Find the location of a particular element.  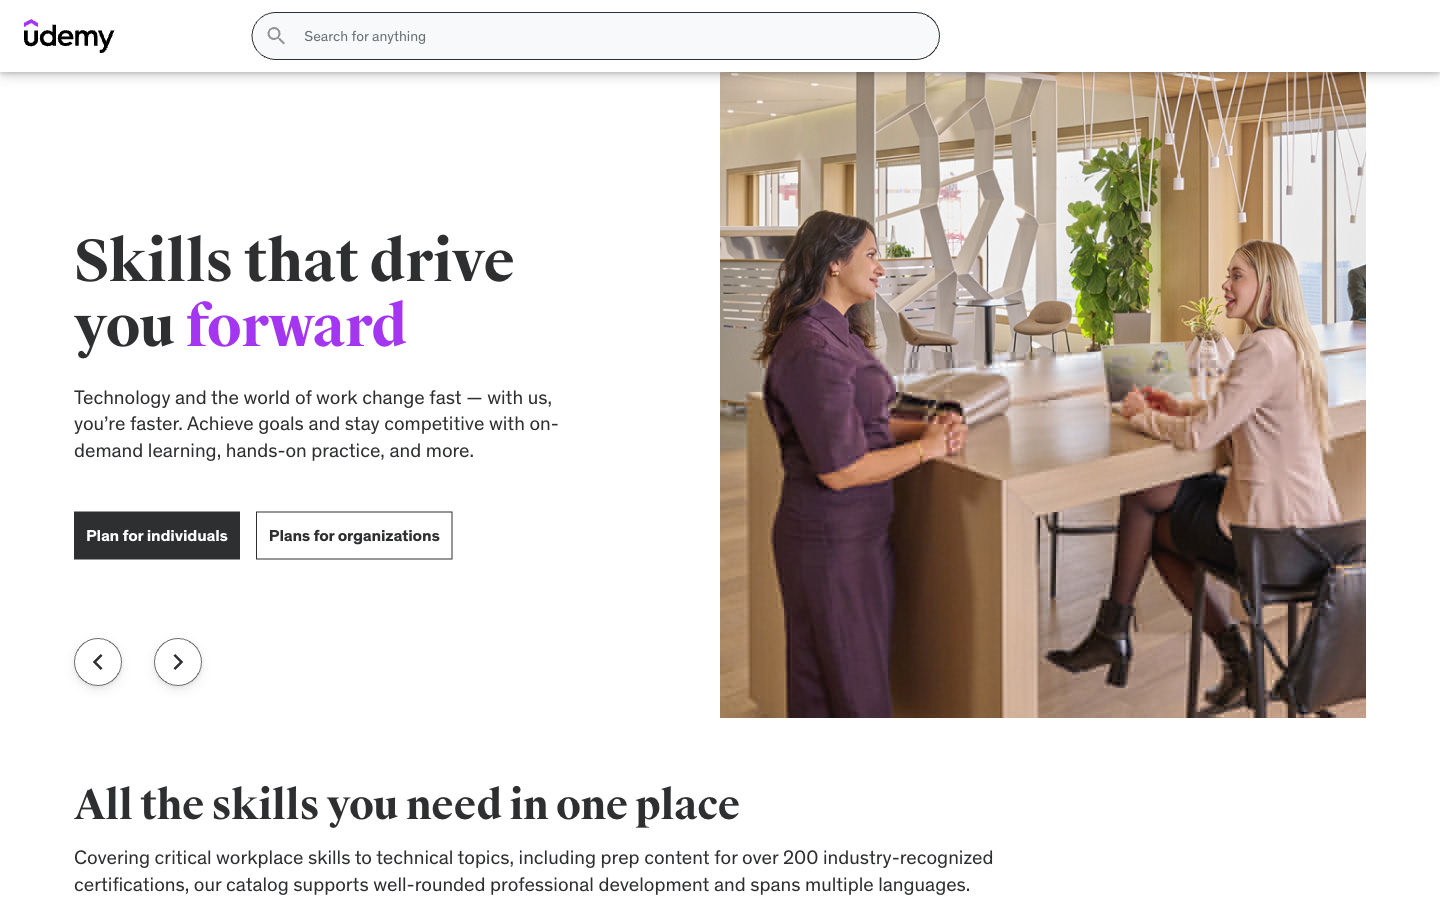

Change filter category is located at coordinates (324, 457).